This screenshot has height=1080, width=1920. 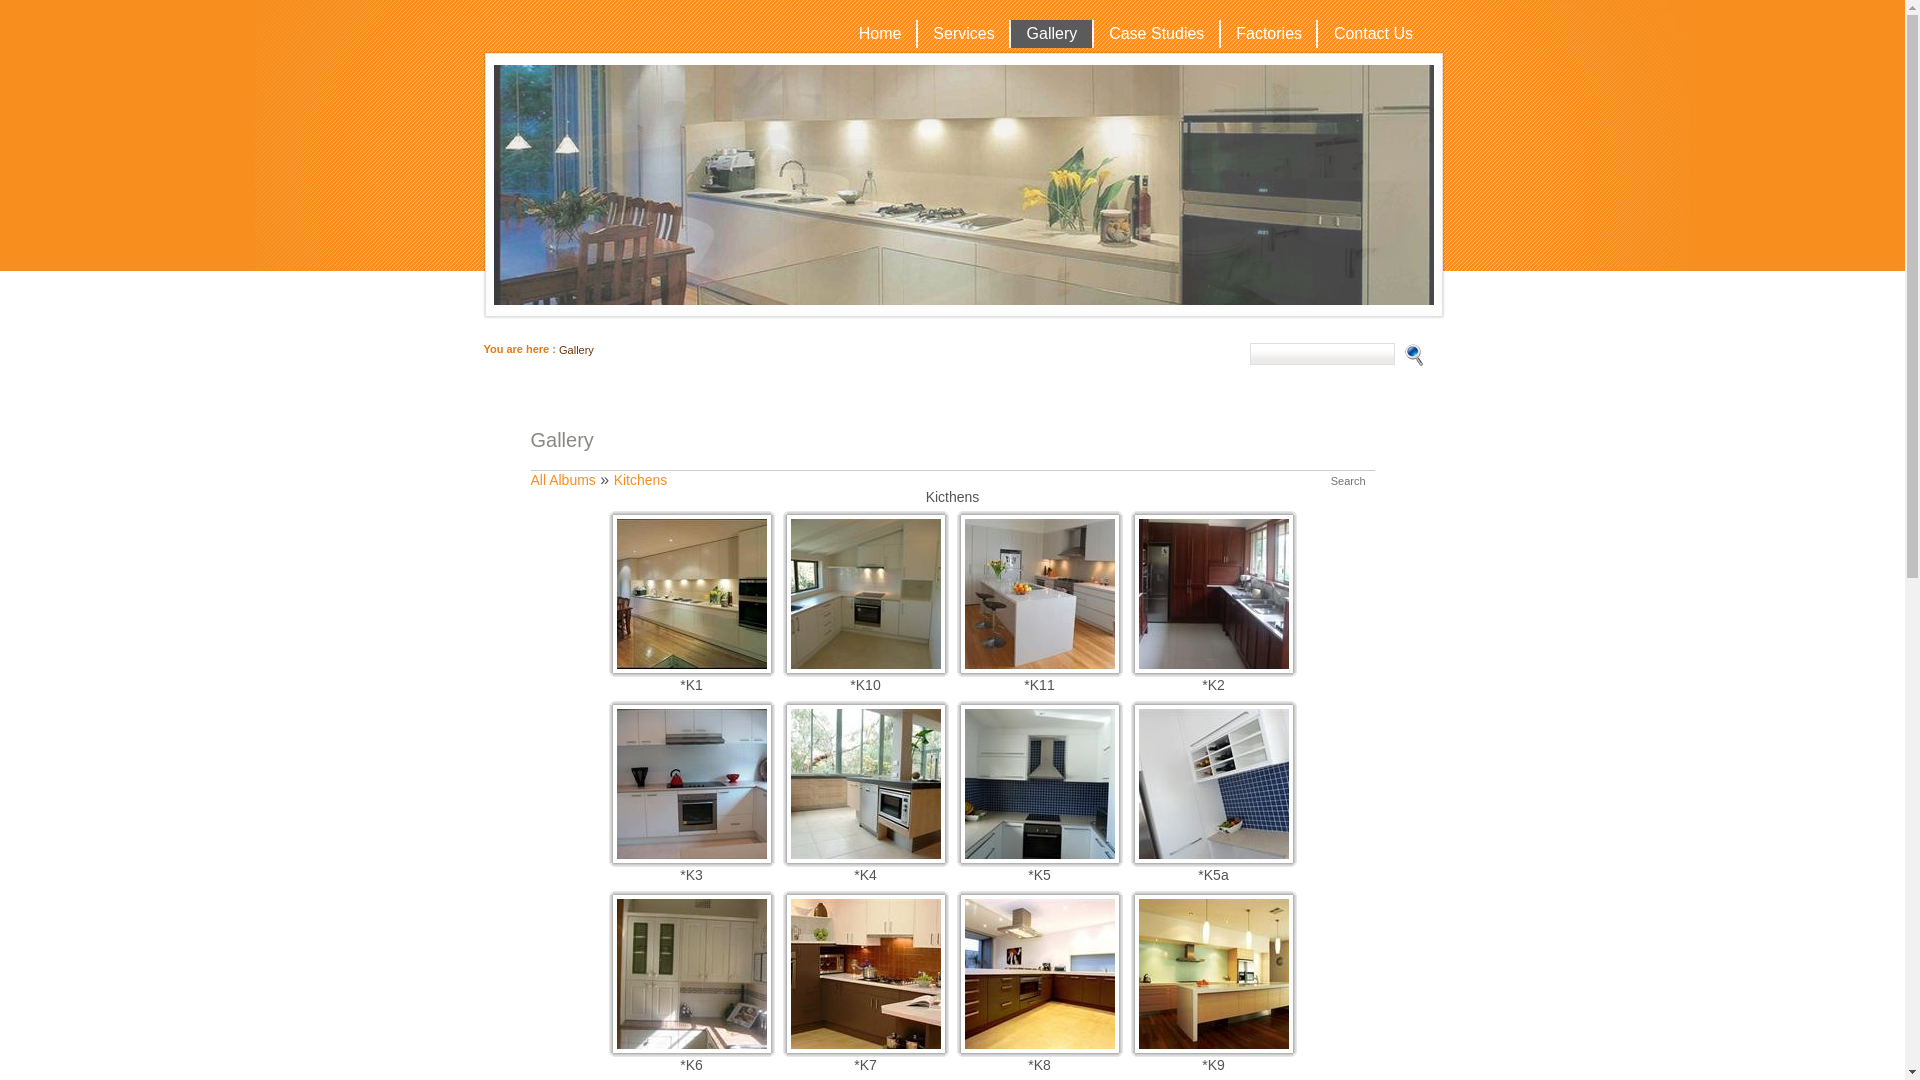 I want to click on ' Home ', so click(x=879, y=34).